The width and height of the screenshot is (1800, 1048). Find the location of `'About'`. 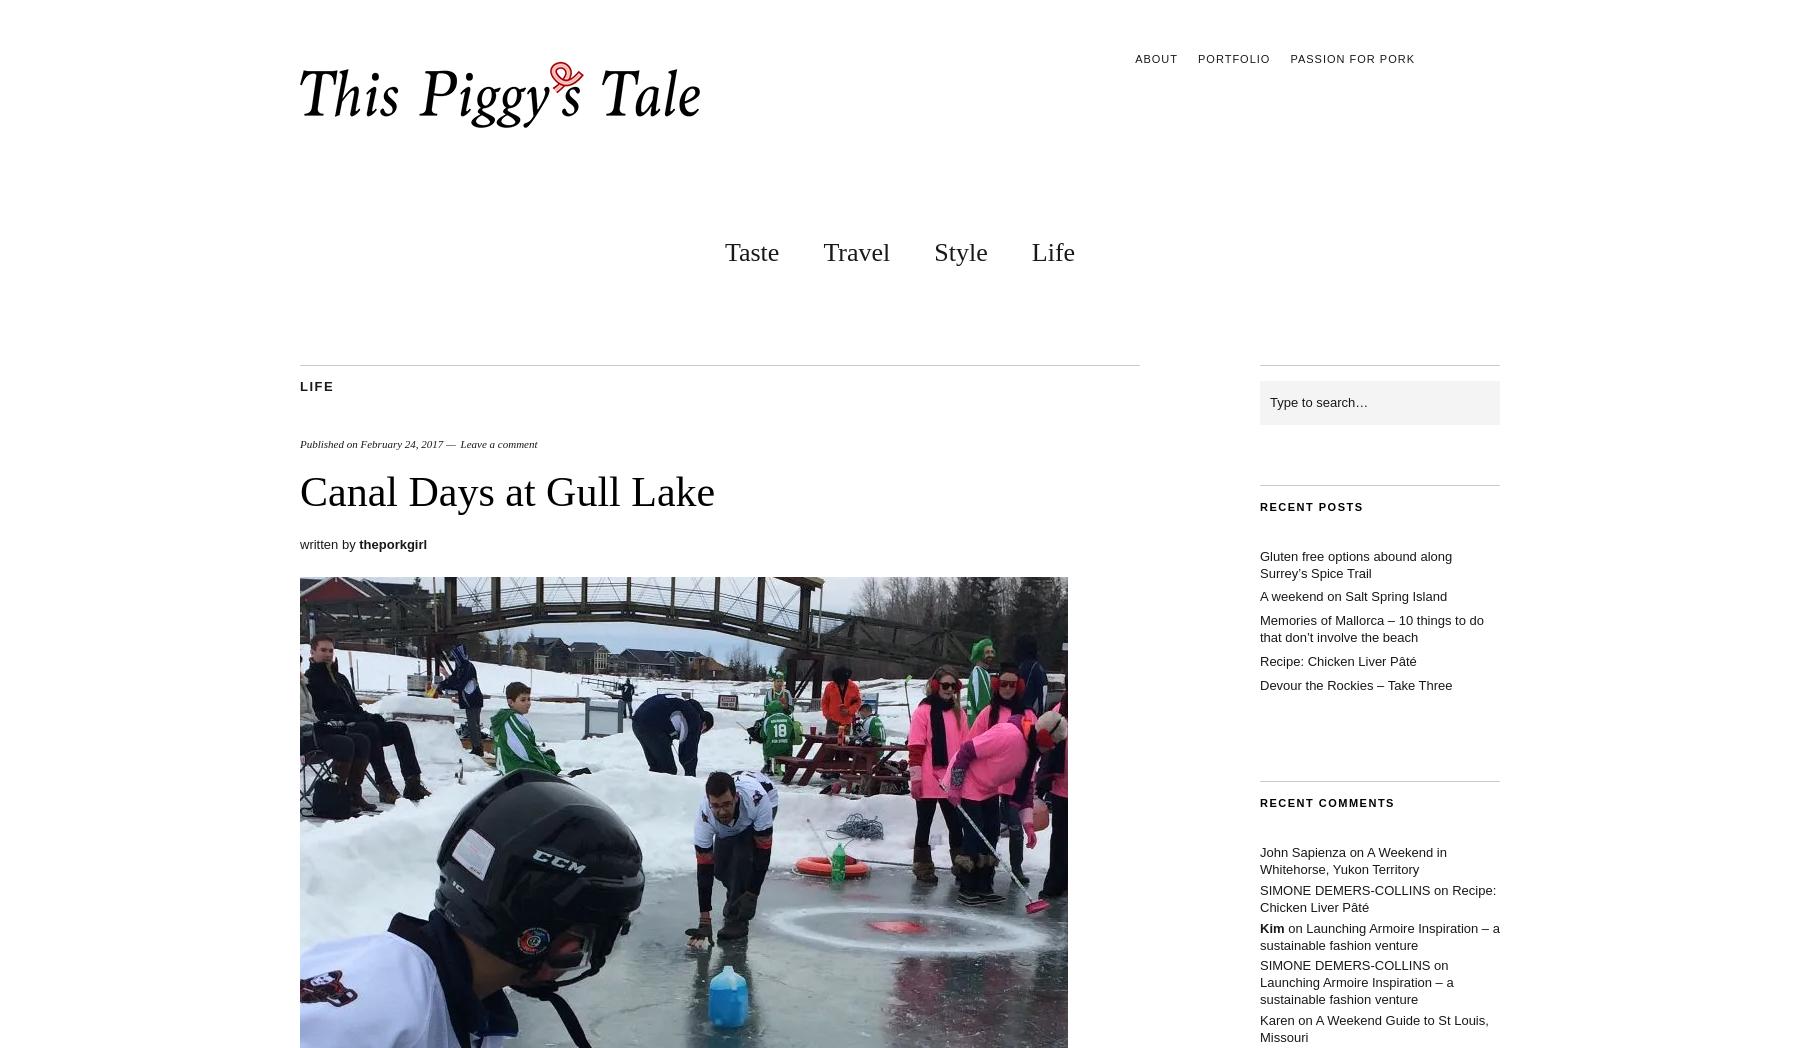

'About' is located at coordinates (1155, 59).